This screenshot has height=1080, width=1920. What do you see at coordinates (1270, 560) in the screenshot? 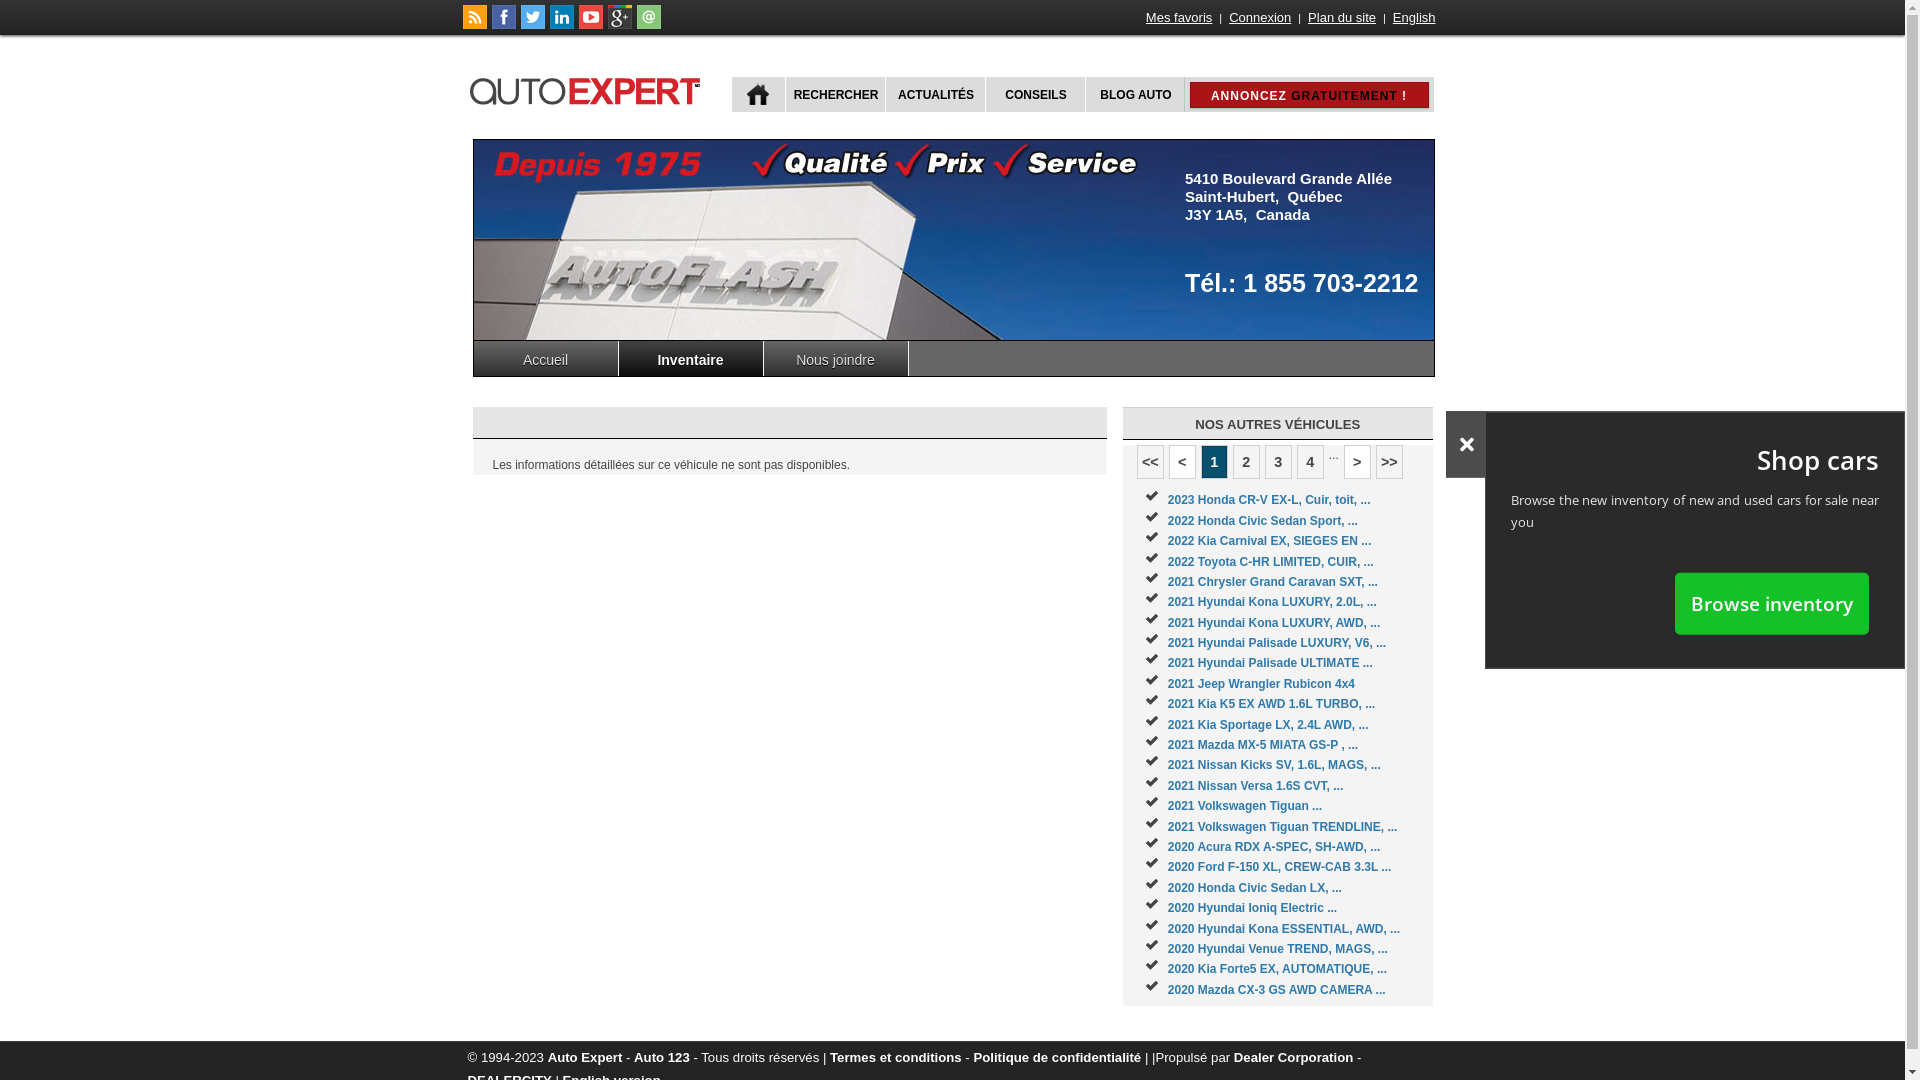
I see `'2022 Toyota C-HR LIMITED, CUIR, ...'` at bounding box center [1270, 560].